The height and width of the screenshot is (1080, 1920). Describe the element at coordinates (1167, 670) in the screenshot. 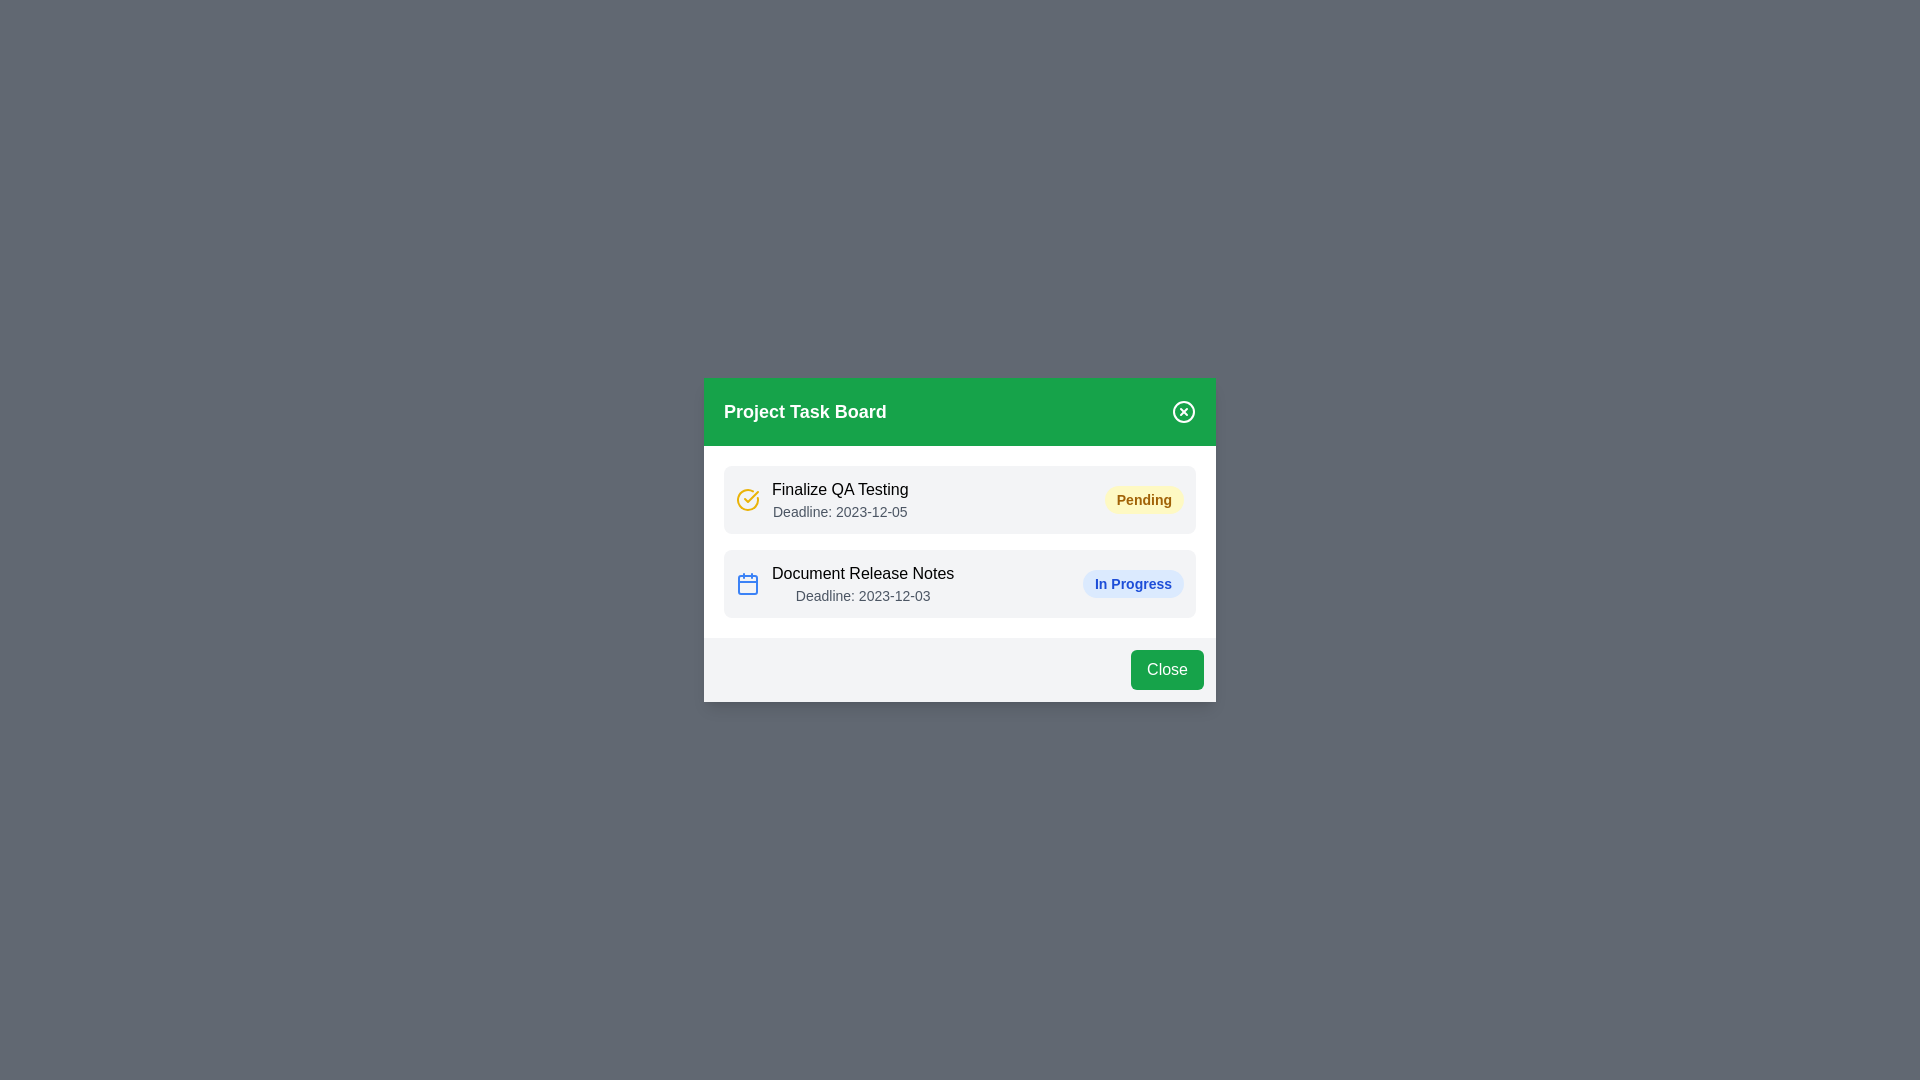

I see `the 'Close' button in the footer of the dialog to close it` at that location.